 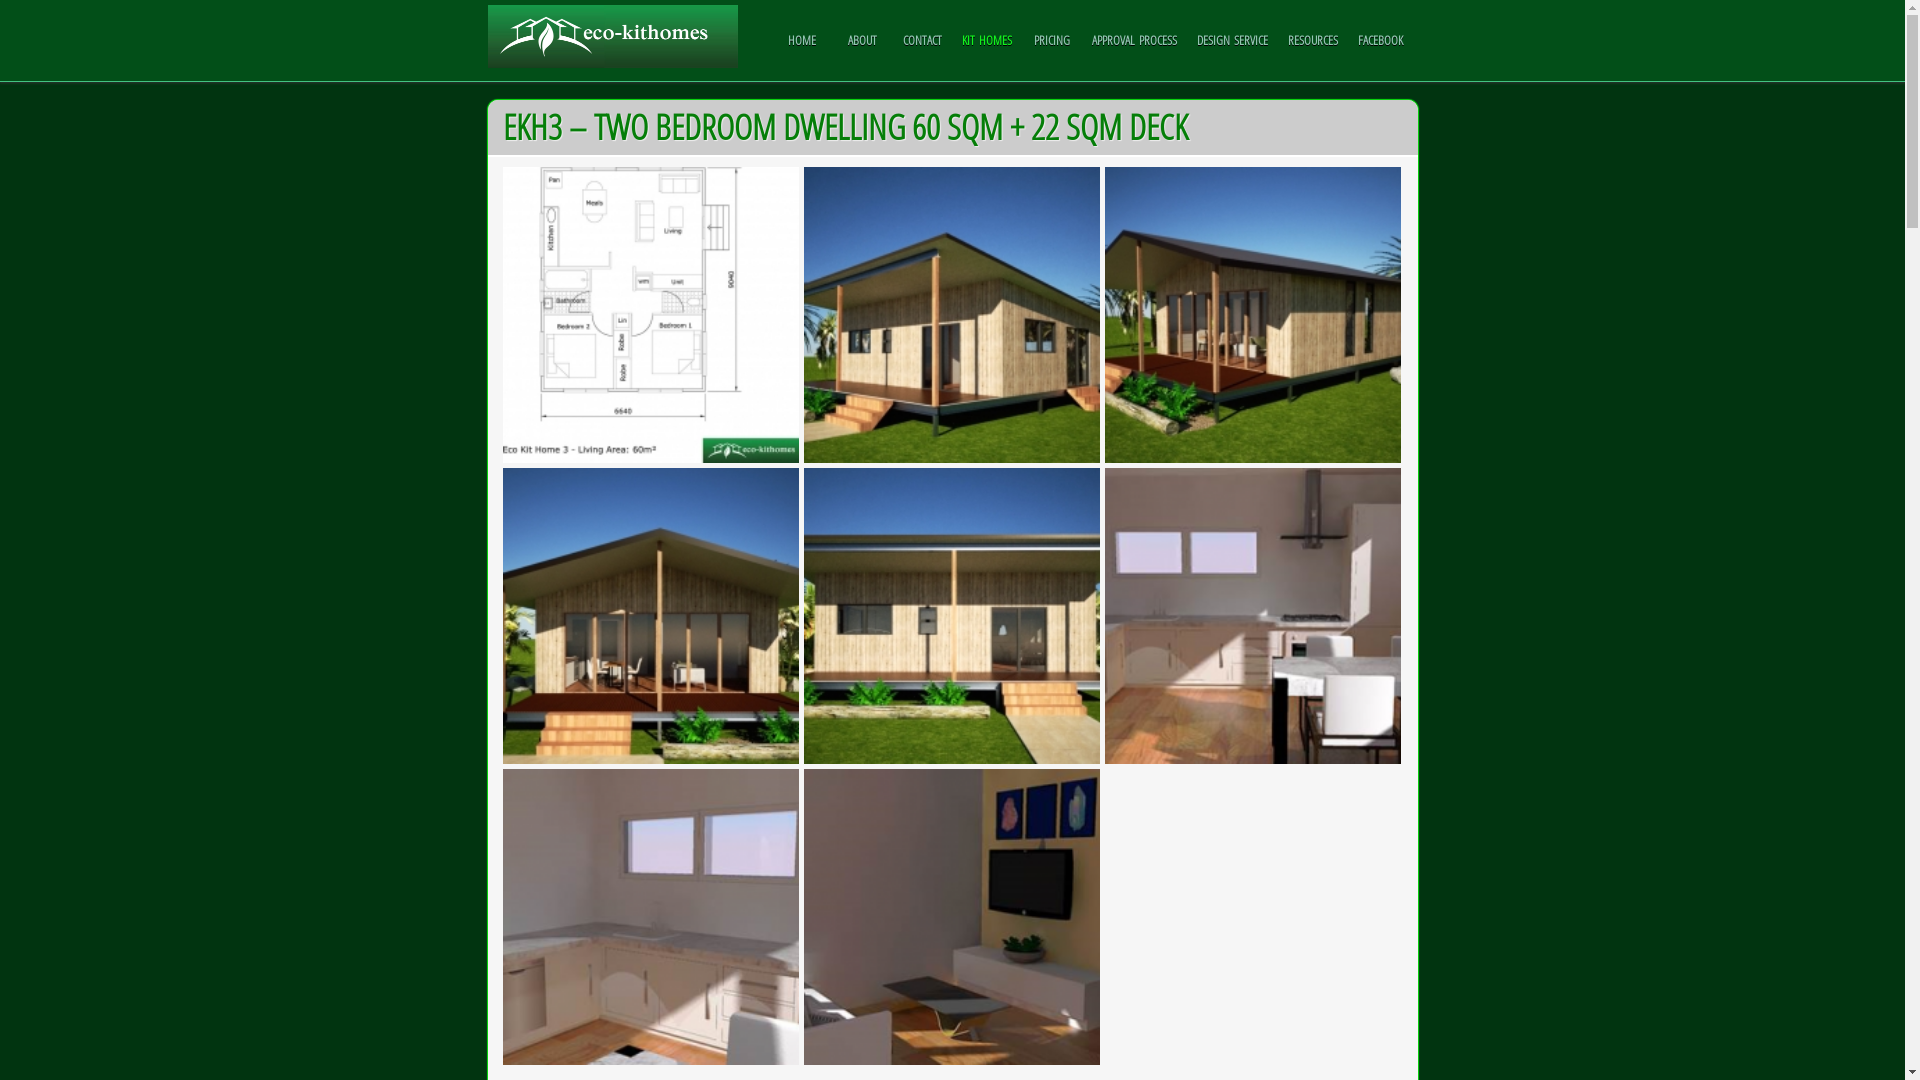 I want to click on 'KIT HOMES', so click(x=987, y=39).